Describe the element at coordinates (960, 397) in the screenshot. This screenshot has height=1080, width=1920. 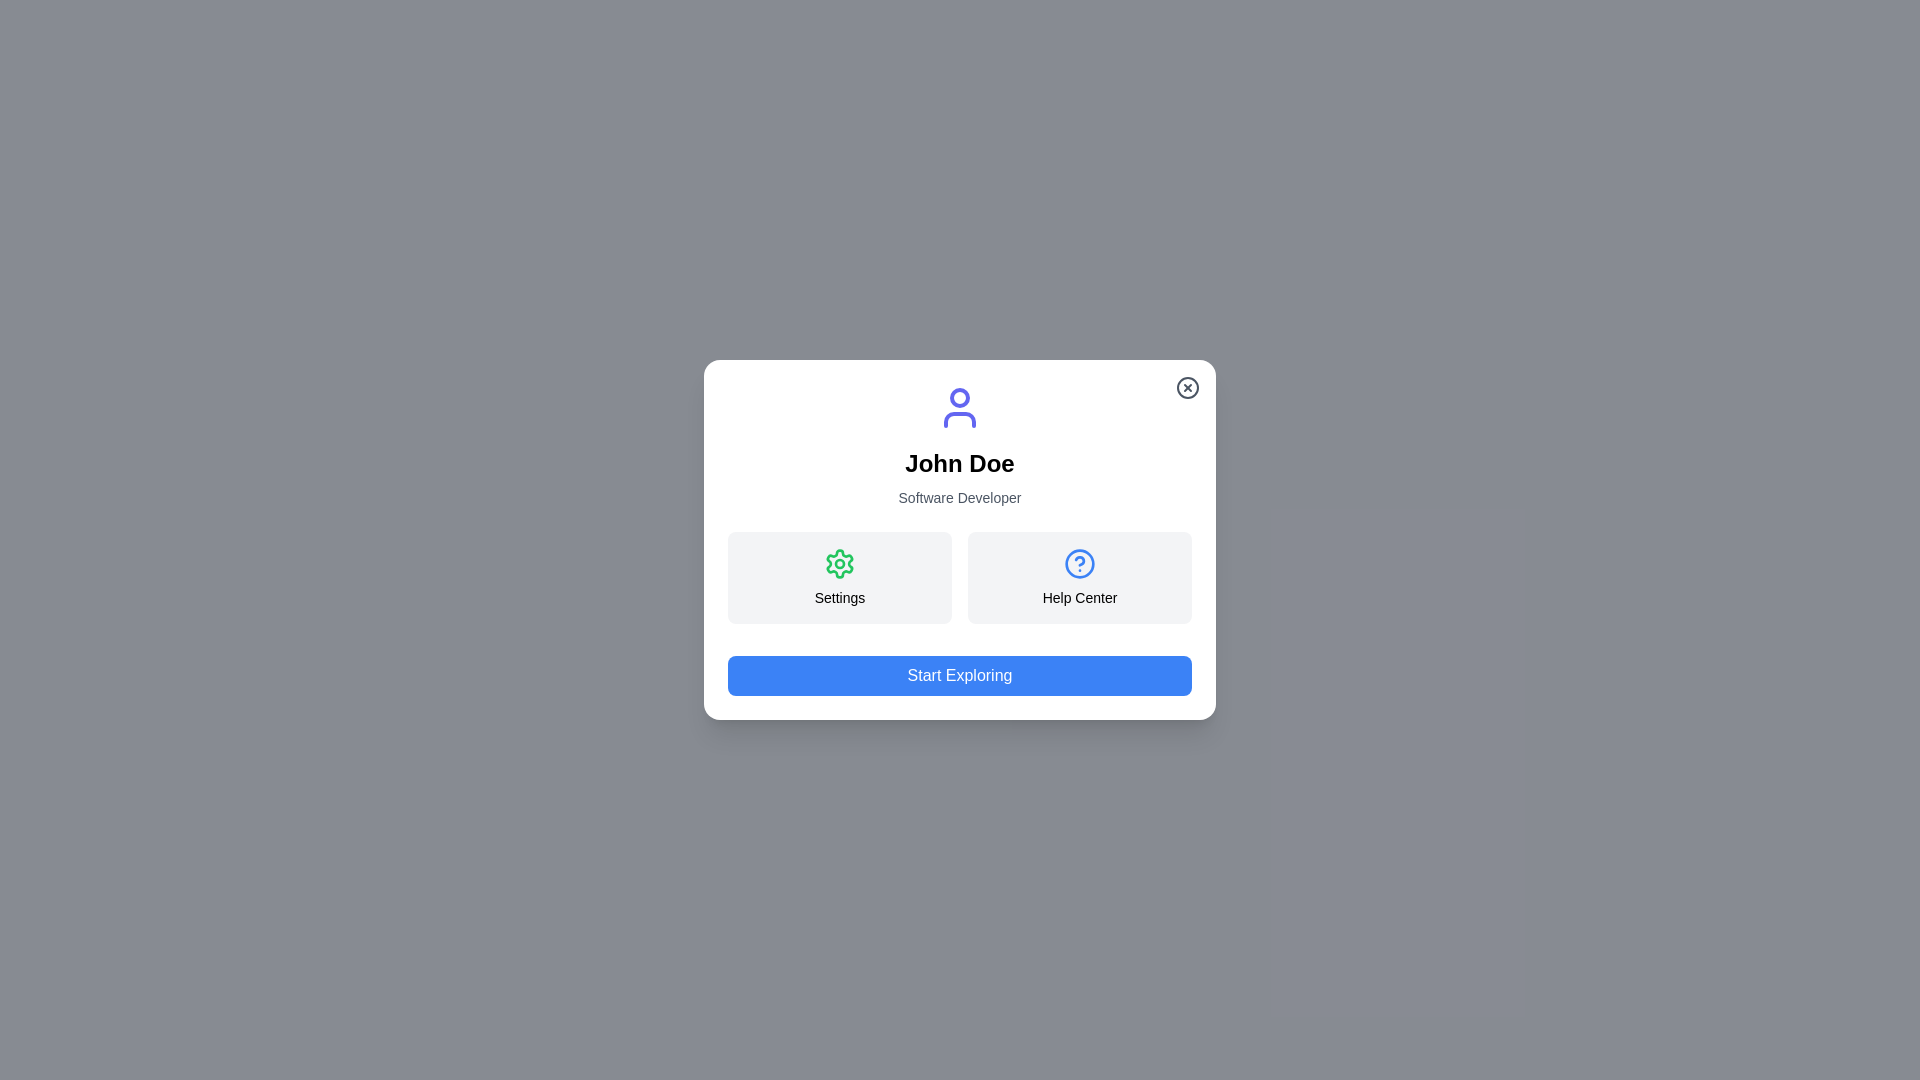
I see `the circular icon element representing the user profile, which is styled with a blue stroke and located at the top center of the user profile graphic` at that location.